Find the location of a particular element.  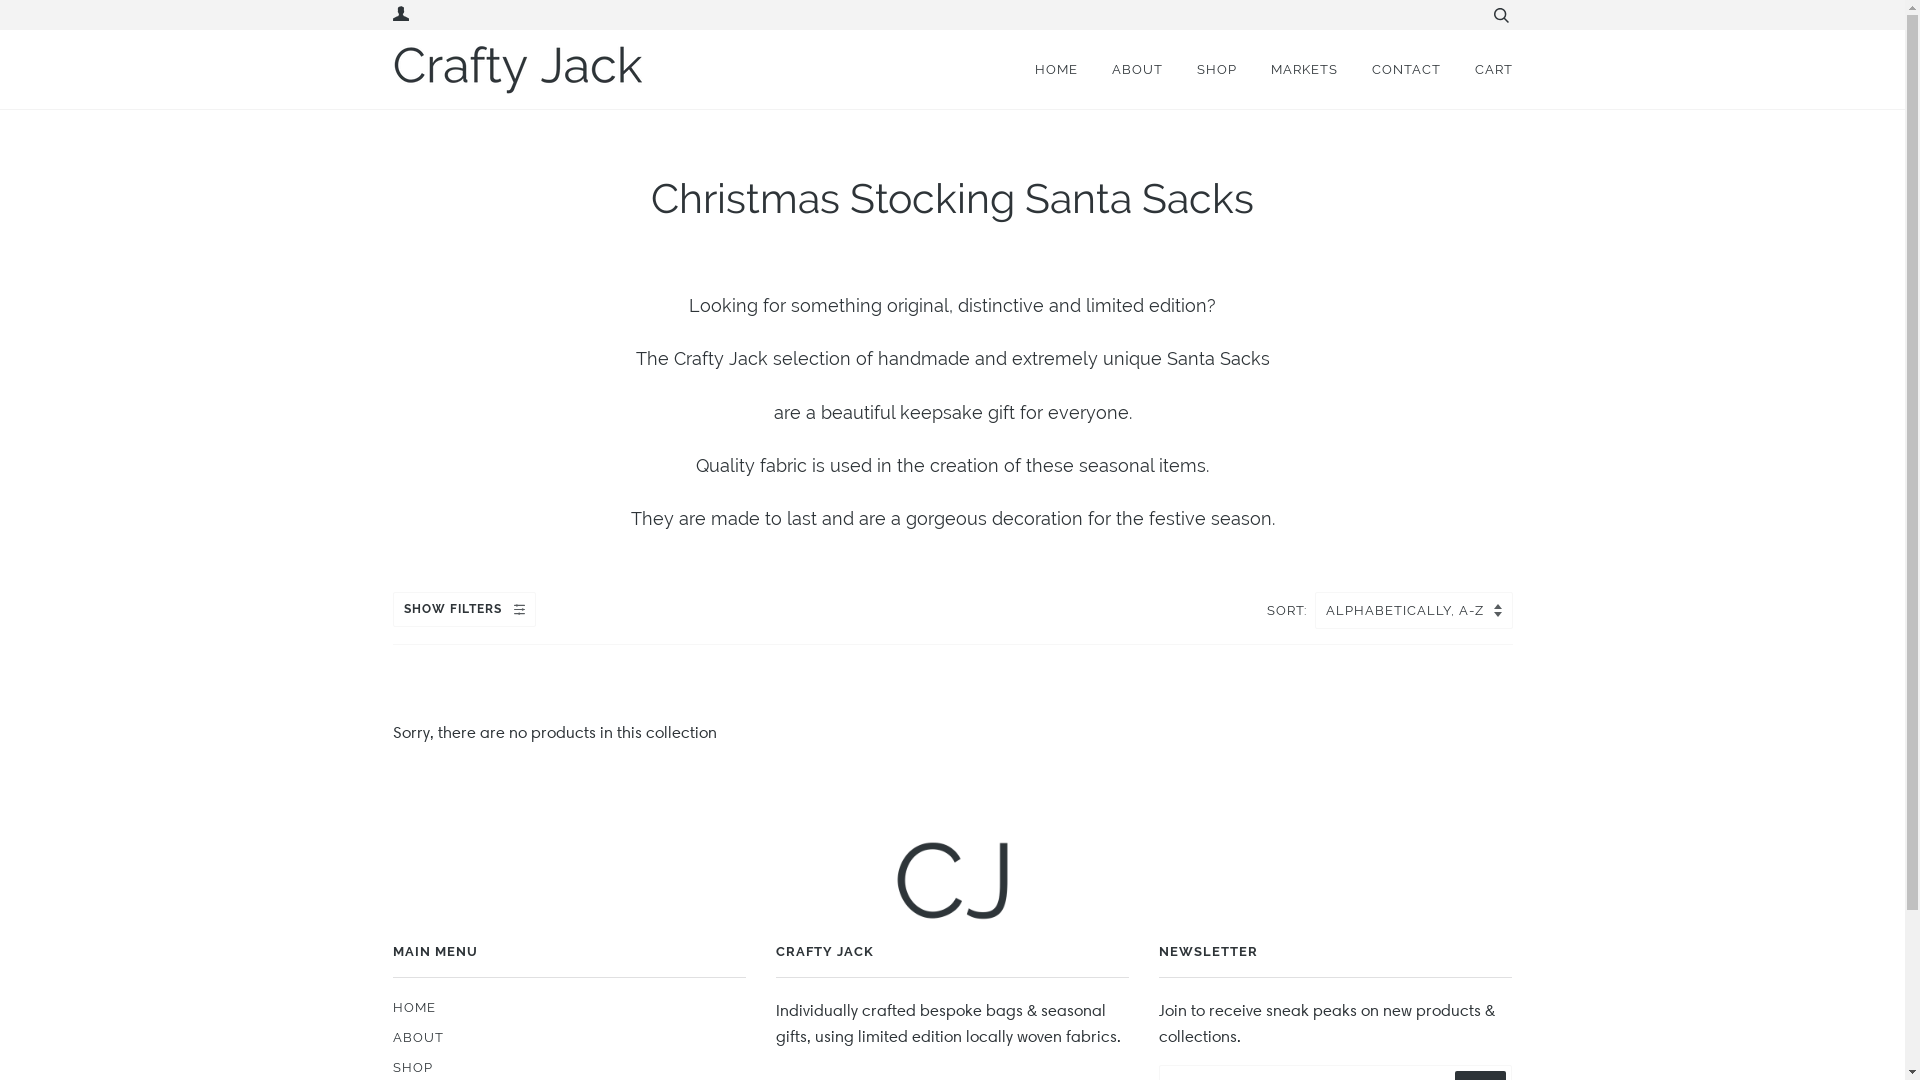

'ABOUT' is located at coordinates (1080, 68).